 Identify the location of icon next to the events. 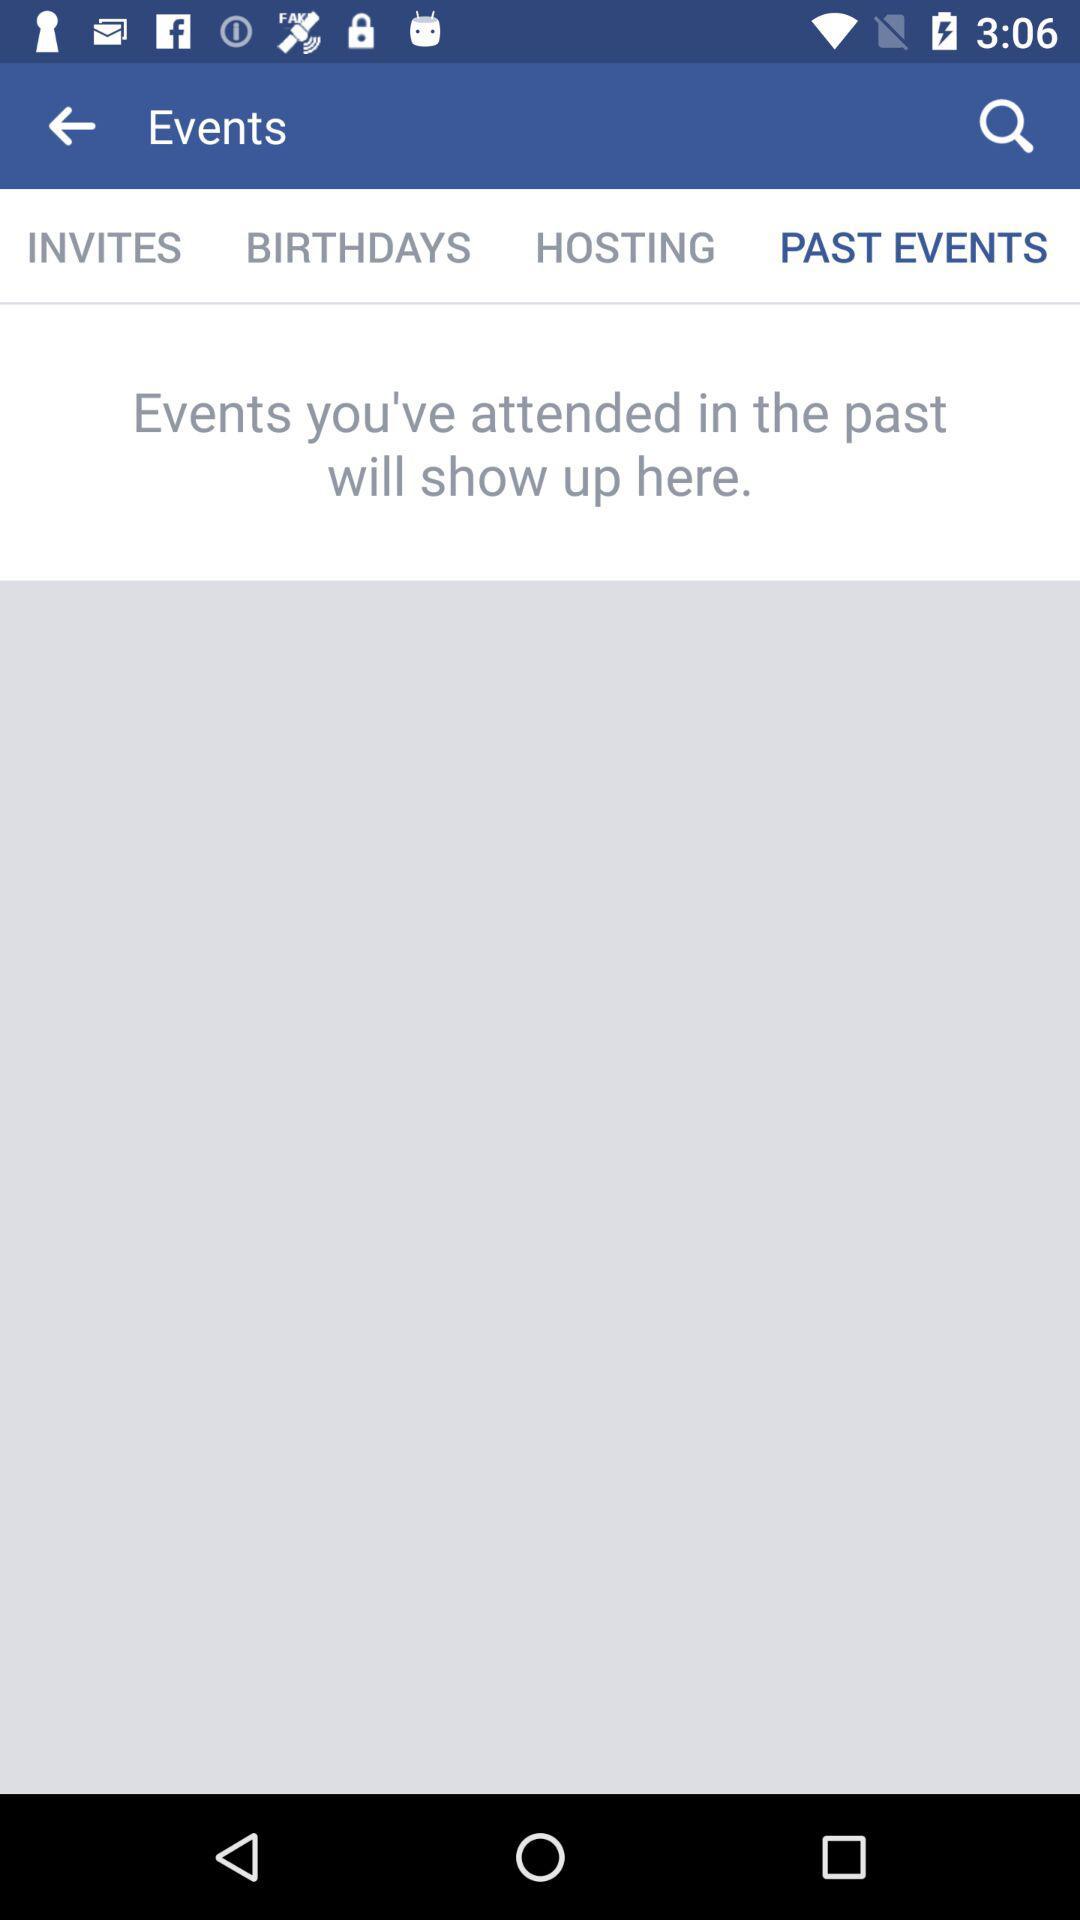
(1006, 124).